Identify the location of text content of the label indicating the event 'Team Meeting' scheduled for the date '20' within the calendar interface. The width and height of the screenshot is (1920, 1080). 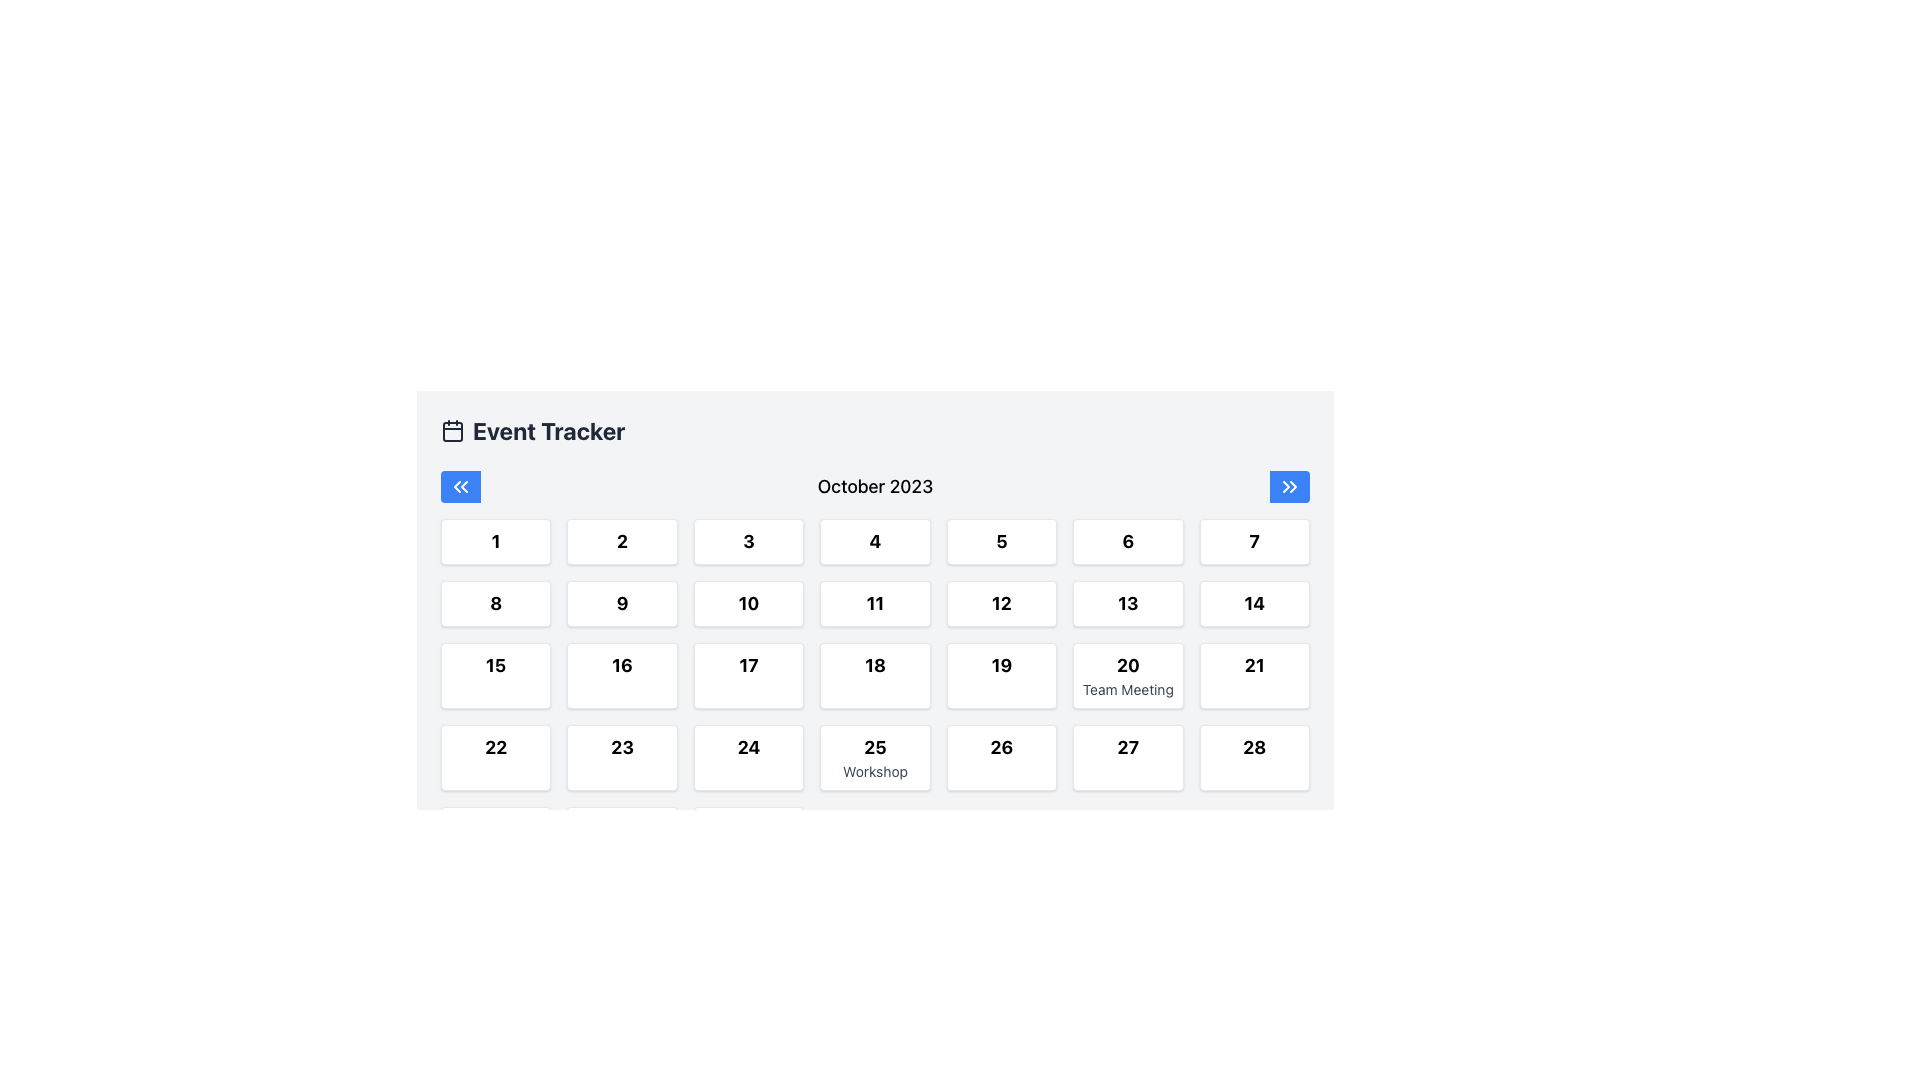
(1128, 689).